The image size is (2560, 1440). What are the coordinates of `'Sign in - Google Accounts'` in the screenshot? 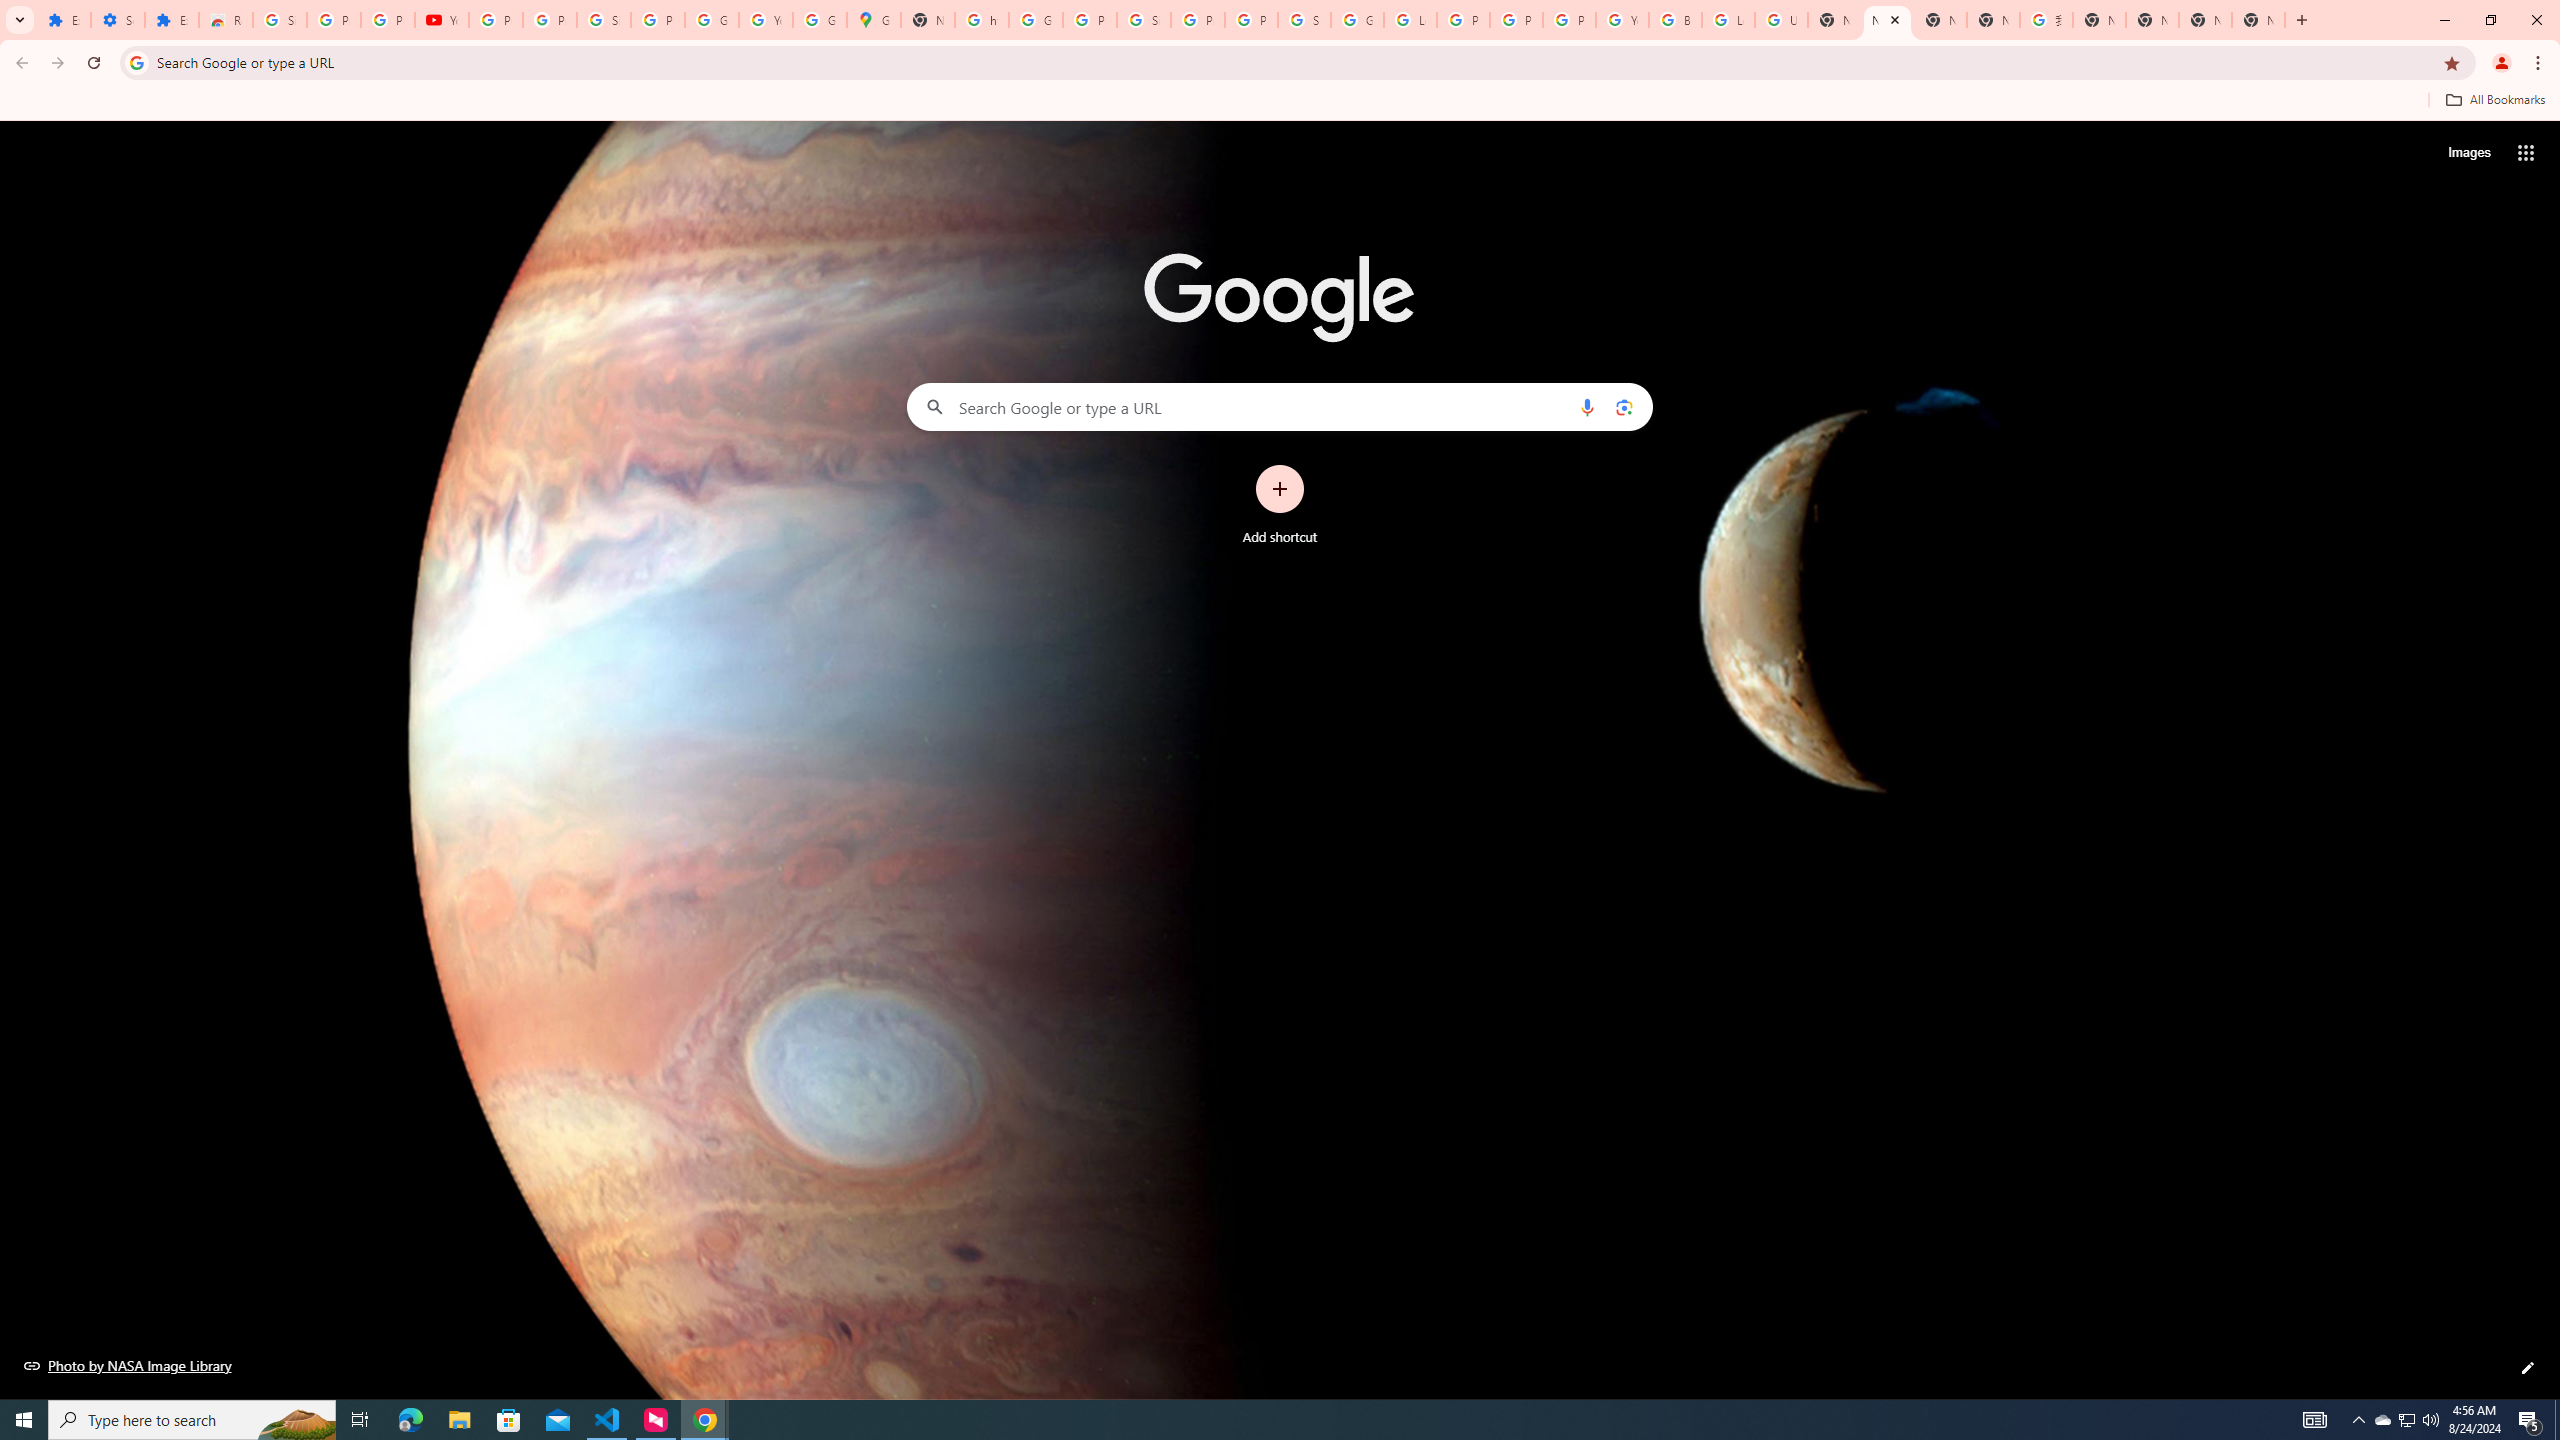 It's located at (278, 19).